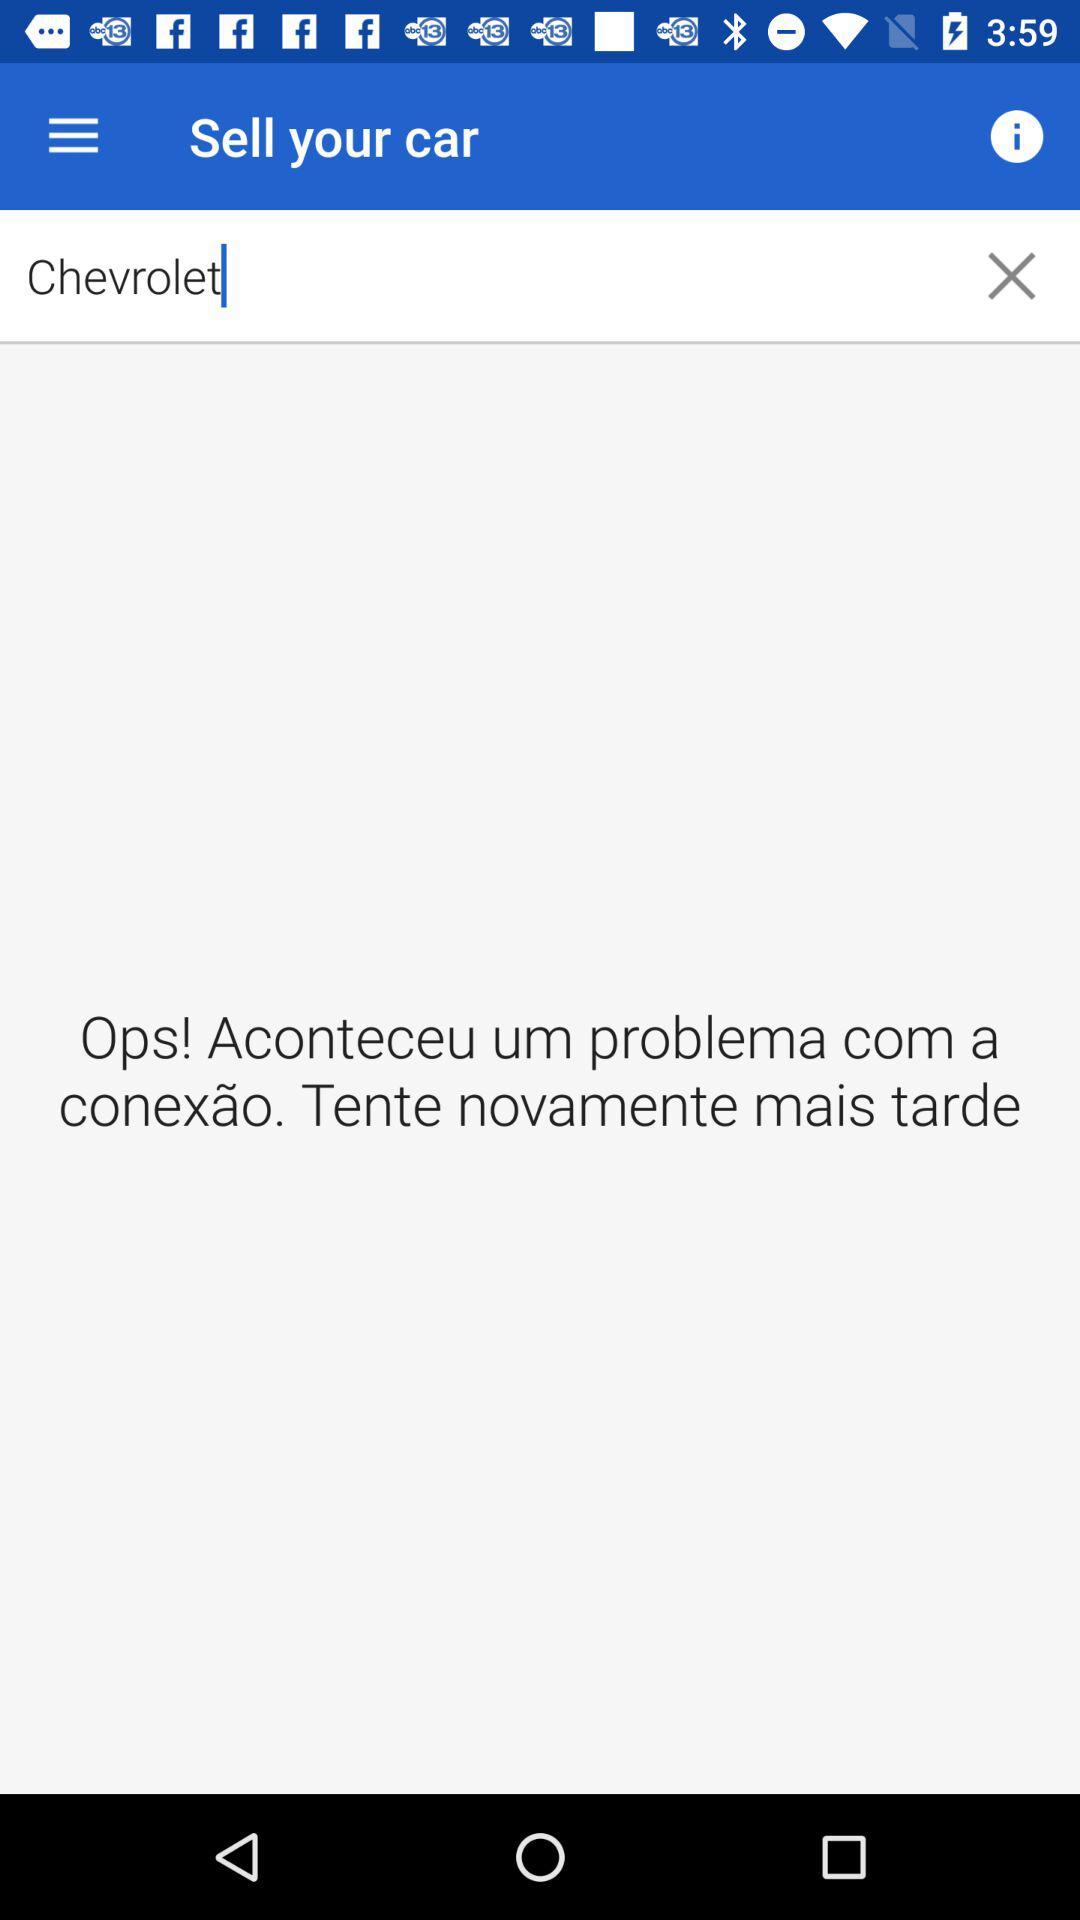  What do you see at coordinates (1011, 274) in the screenshot?
I see `close` at bounding box center [1011, 274].